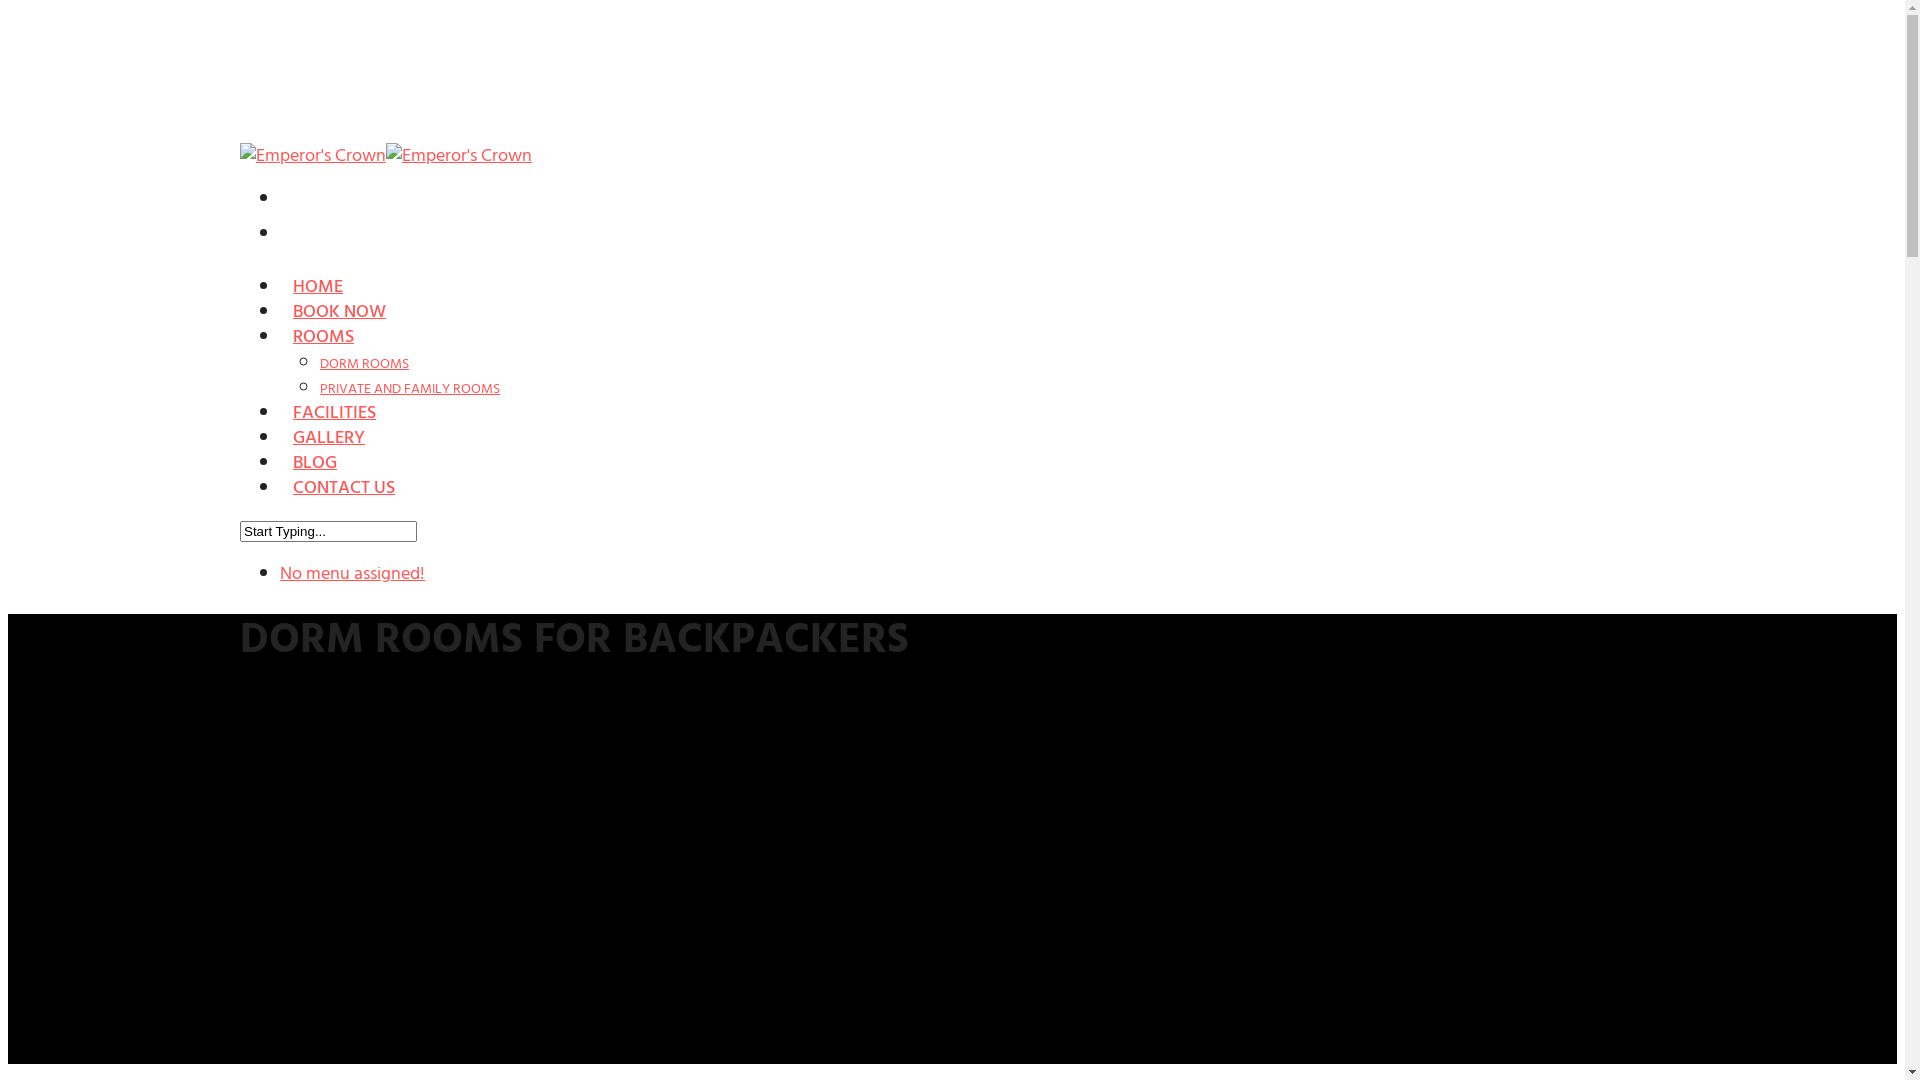  What do you see at coordinates (278, 450) in the screenshot?
I see `'GALLERY'` at bounding box center [278, 450].